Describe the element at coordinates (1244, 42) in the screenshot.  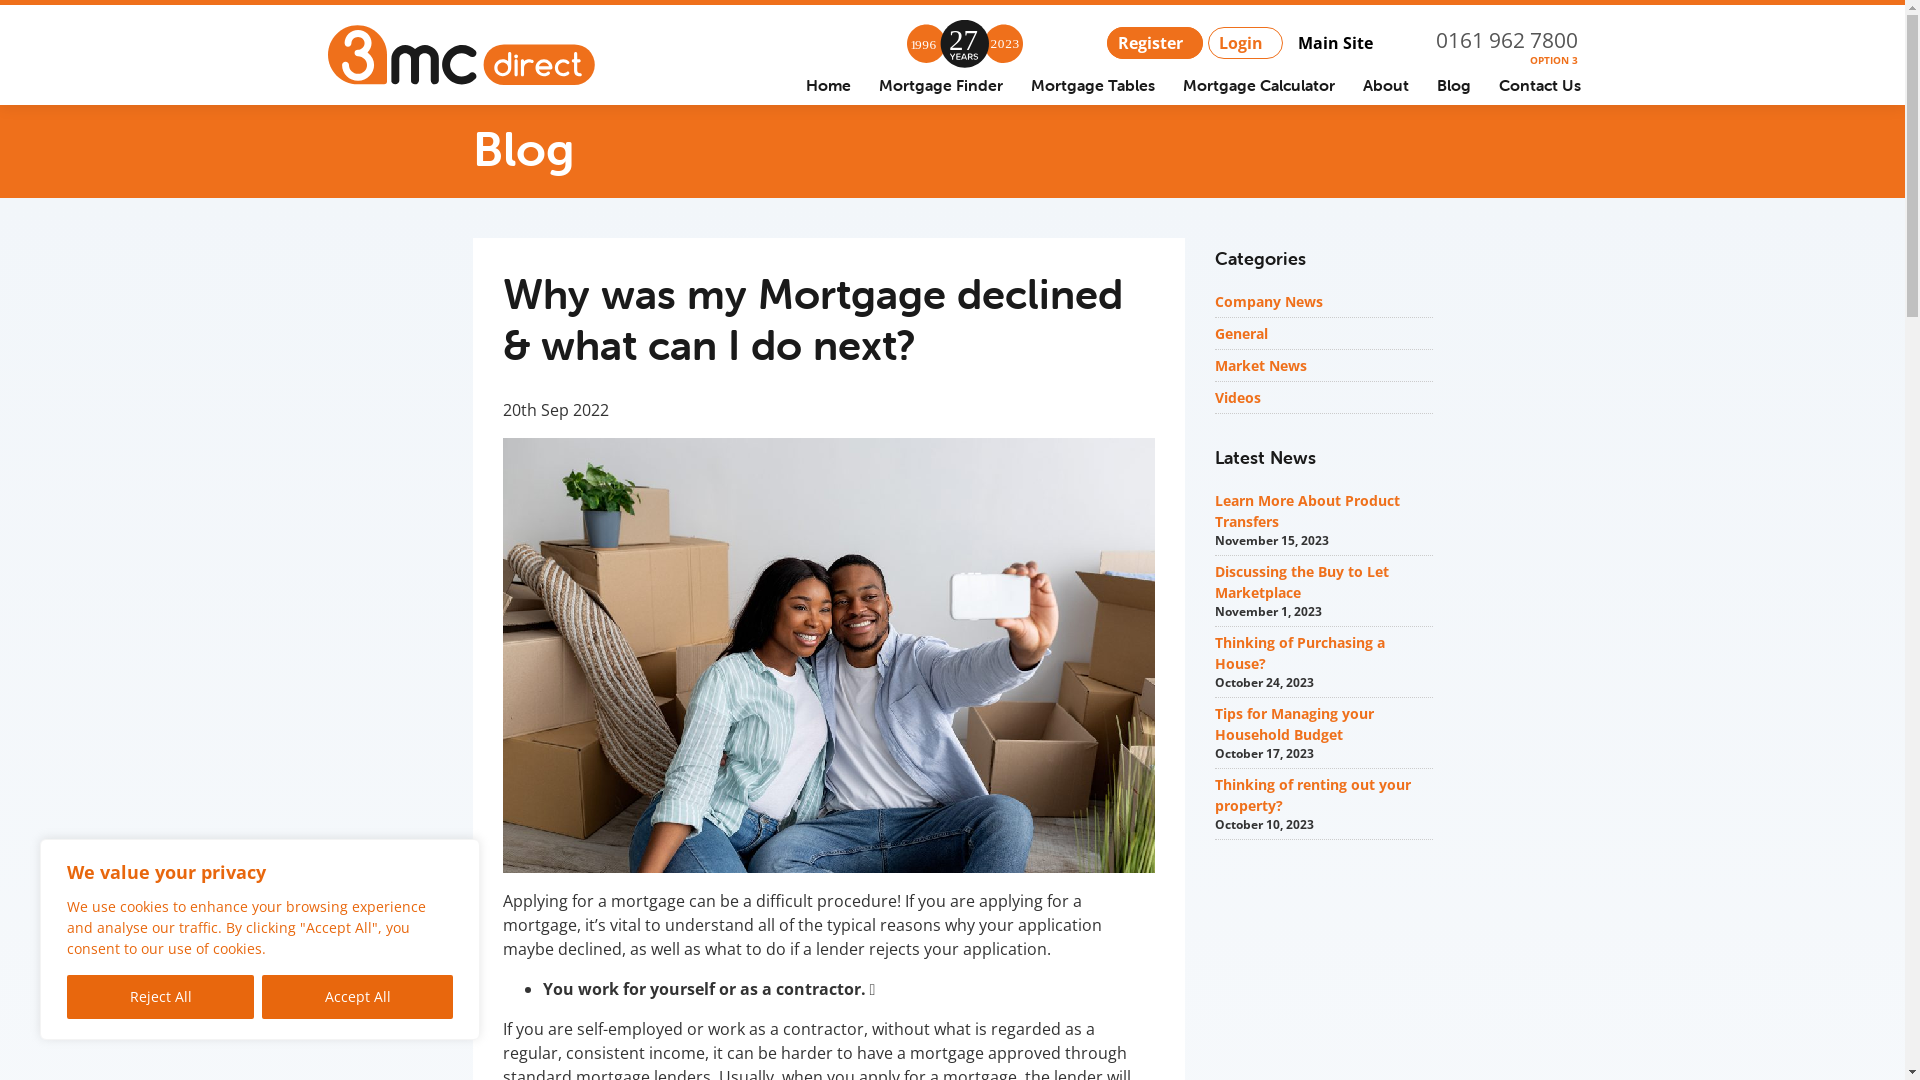
I see `'Login'` at that location.